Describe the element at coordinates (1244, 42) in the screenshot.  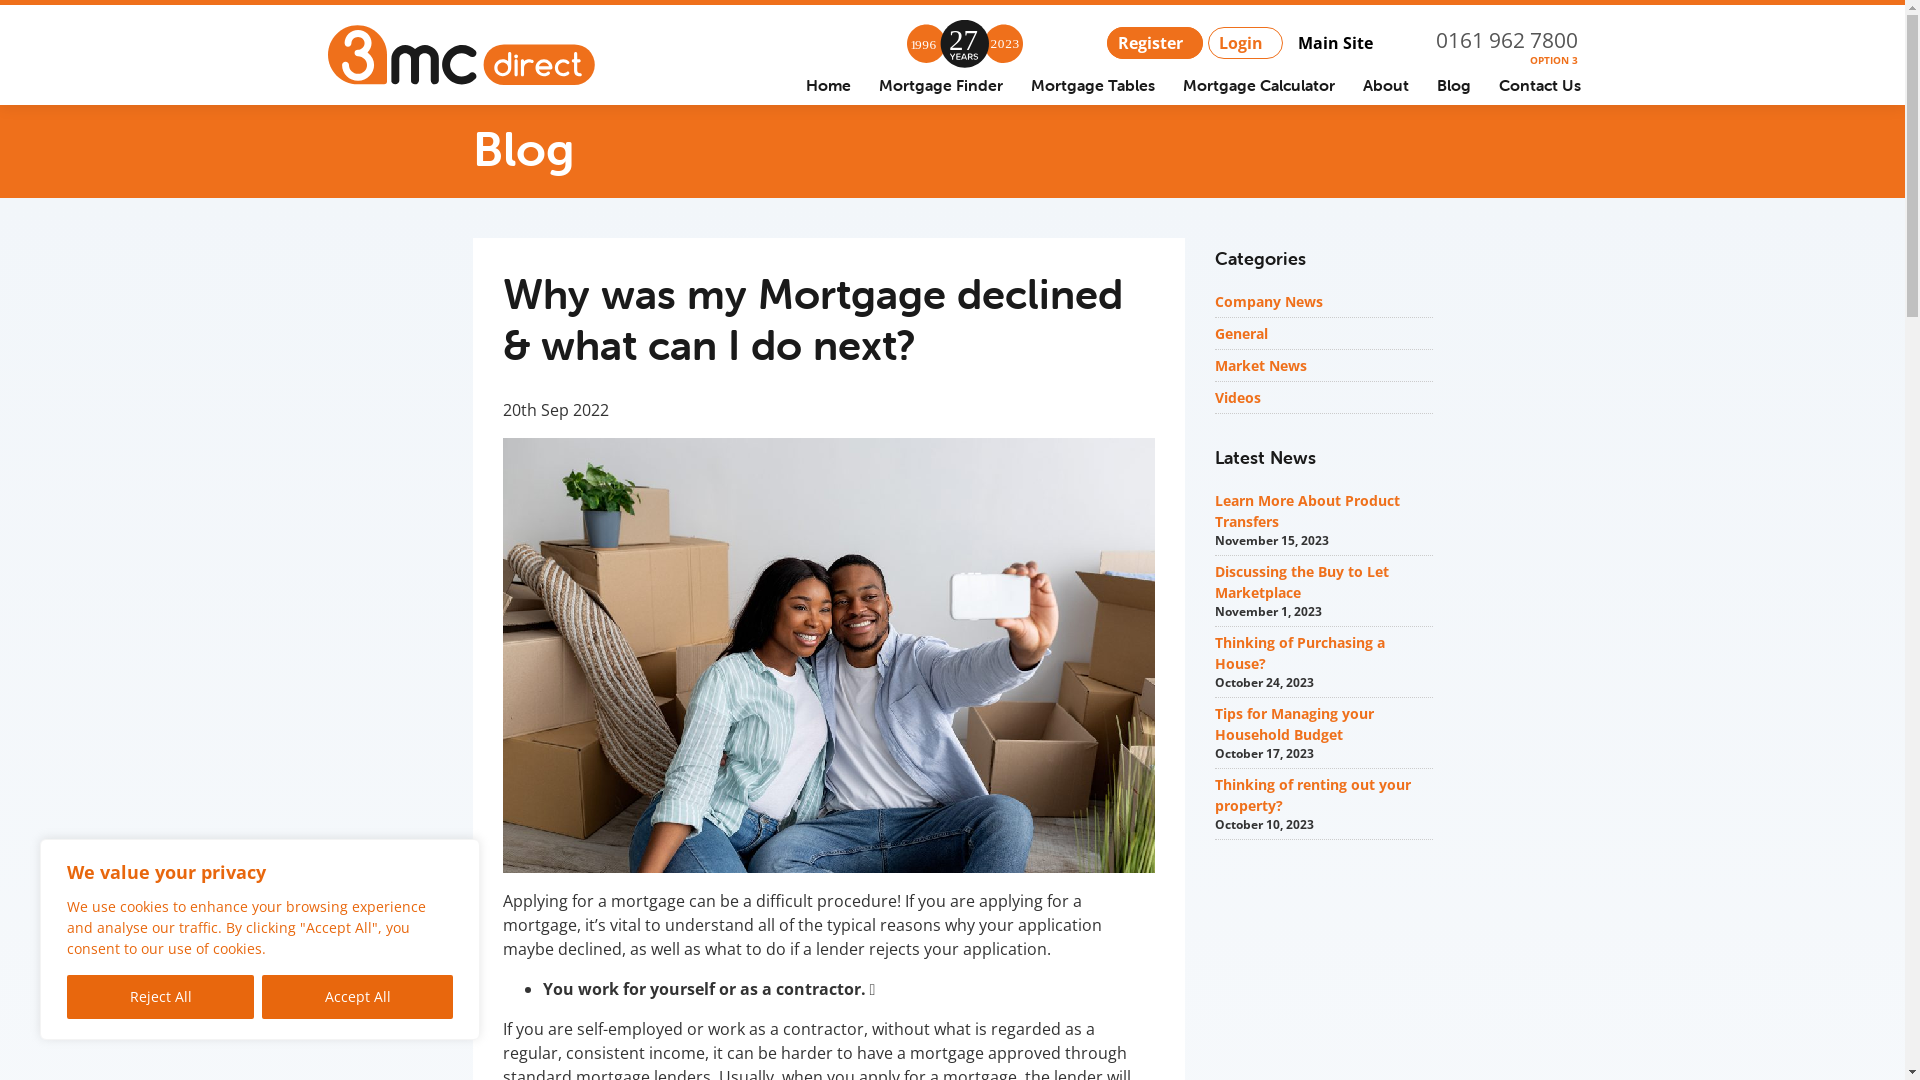
I see `'Login'` at that location.